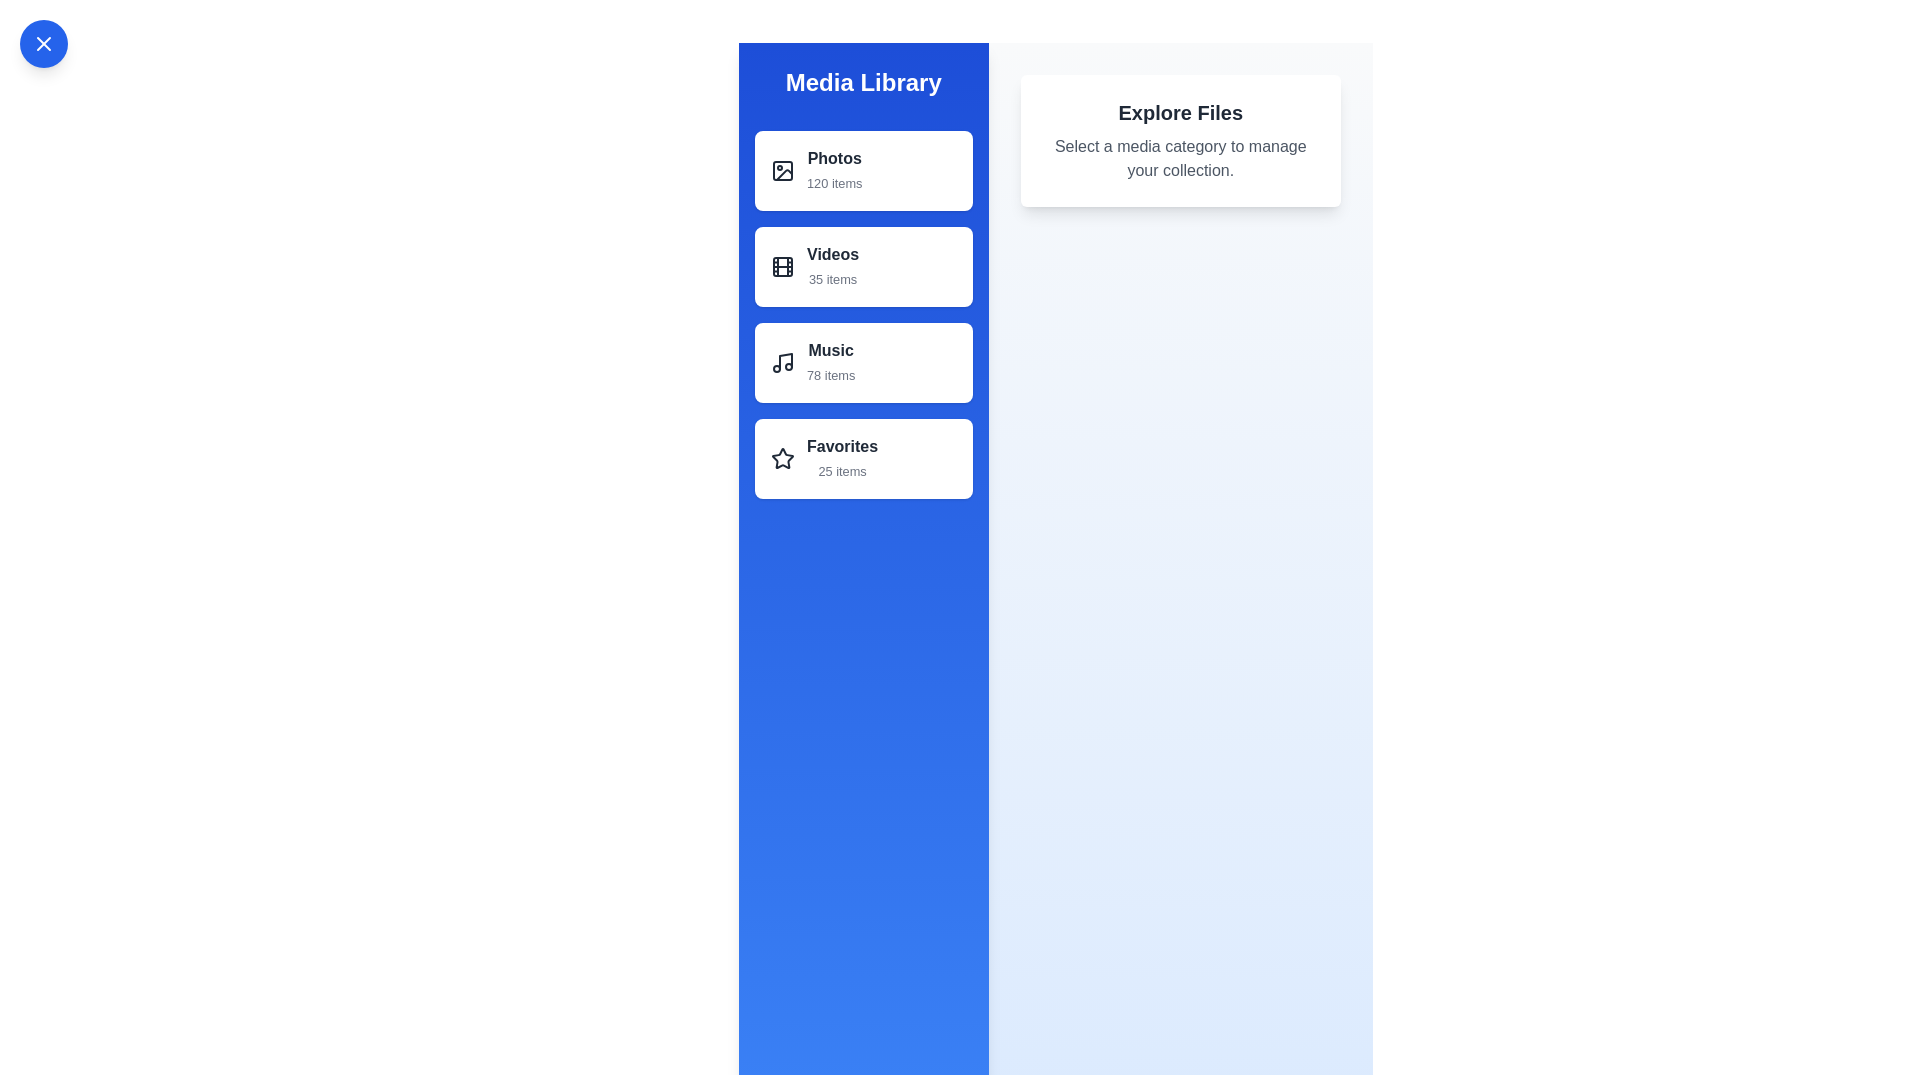 The image size is (1920, 1080). I want to click on the list item Music to observe its hover state, so click(863, 362).